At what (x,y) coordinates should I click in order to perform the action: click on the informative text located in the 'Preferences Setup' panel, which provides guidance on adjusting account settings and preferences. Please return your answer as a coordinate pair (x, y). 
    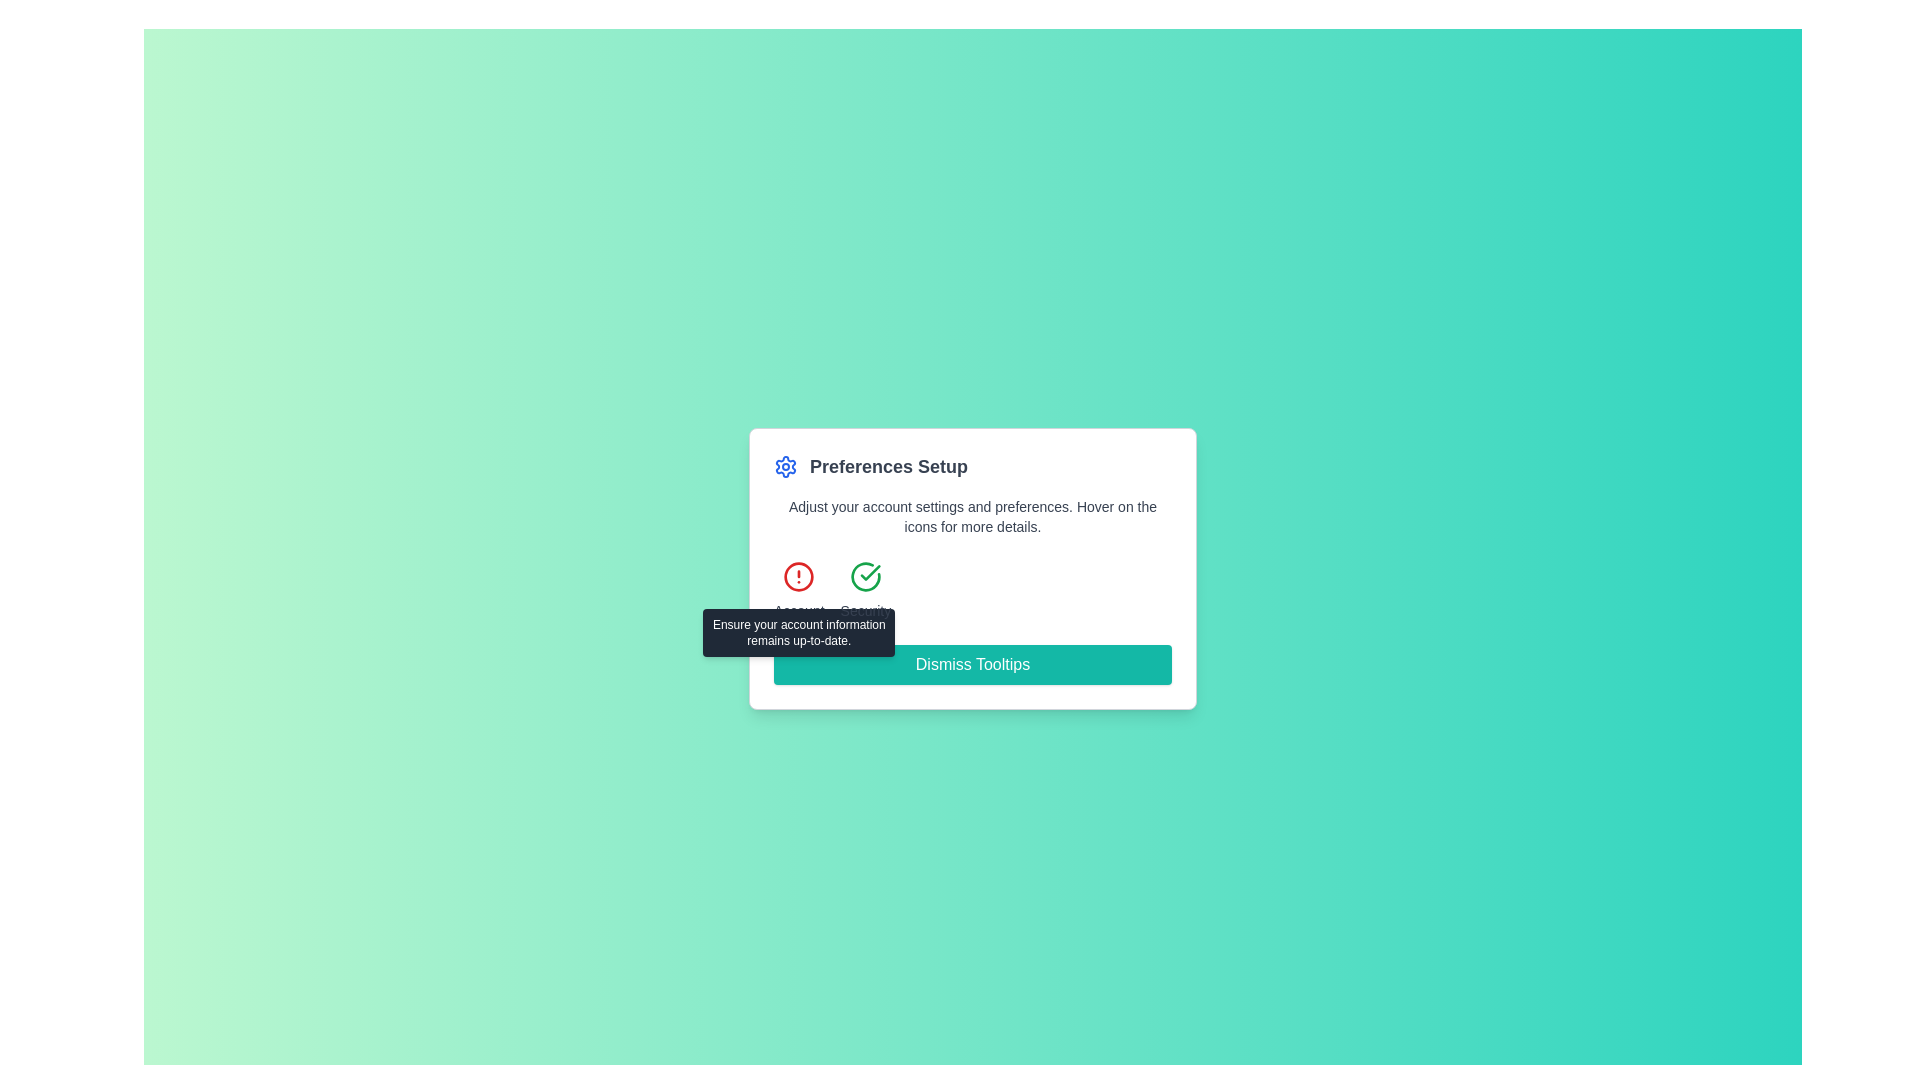
    Looking at the image, I should click on (973, 515).